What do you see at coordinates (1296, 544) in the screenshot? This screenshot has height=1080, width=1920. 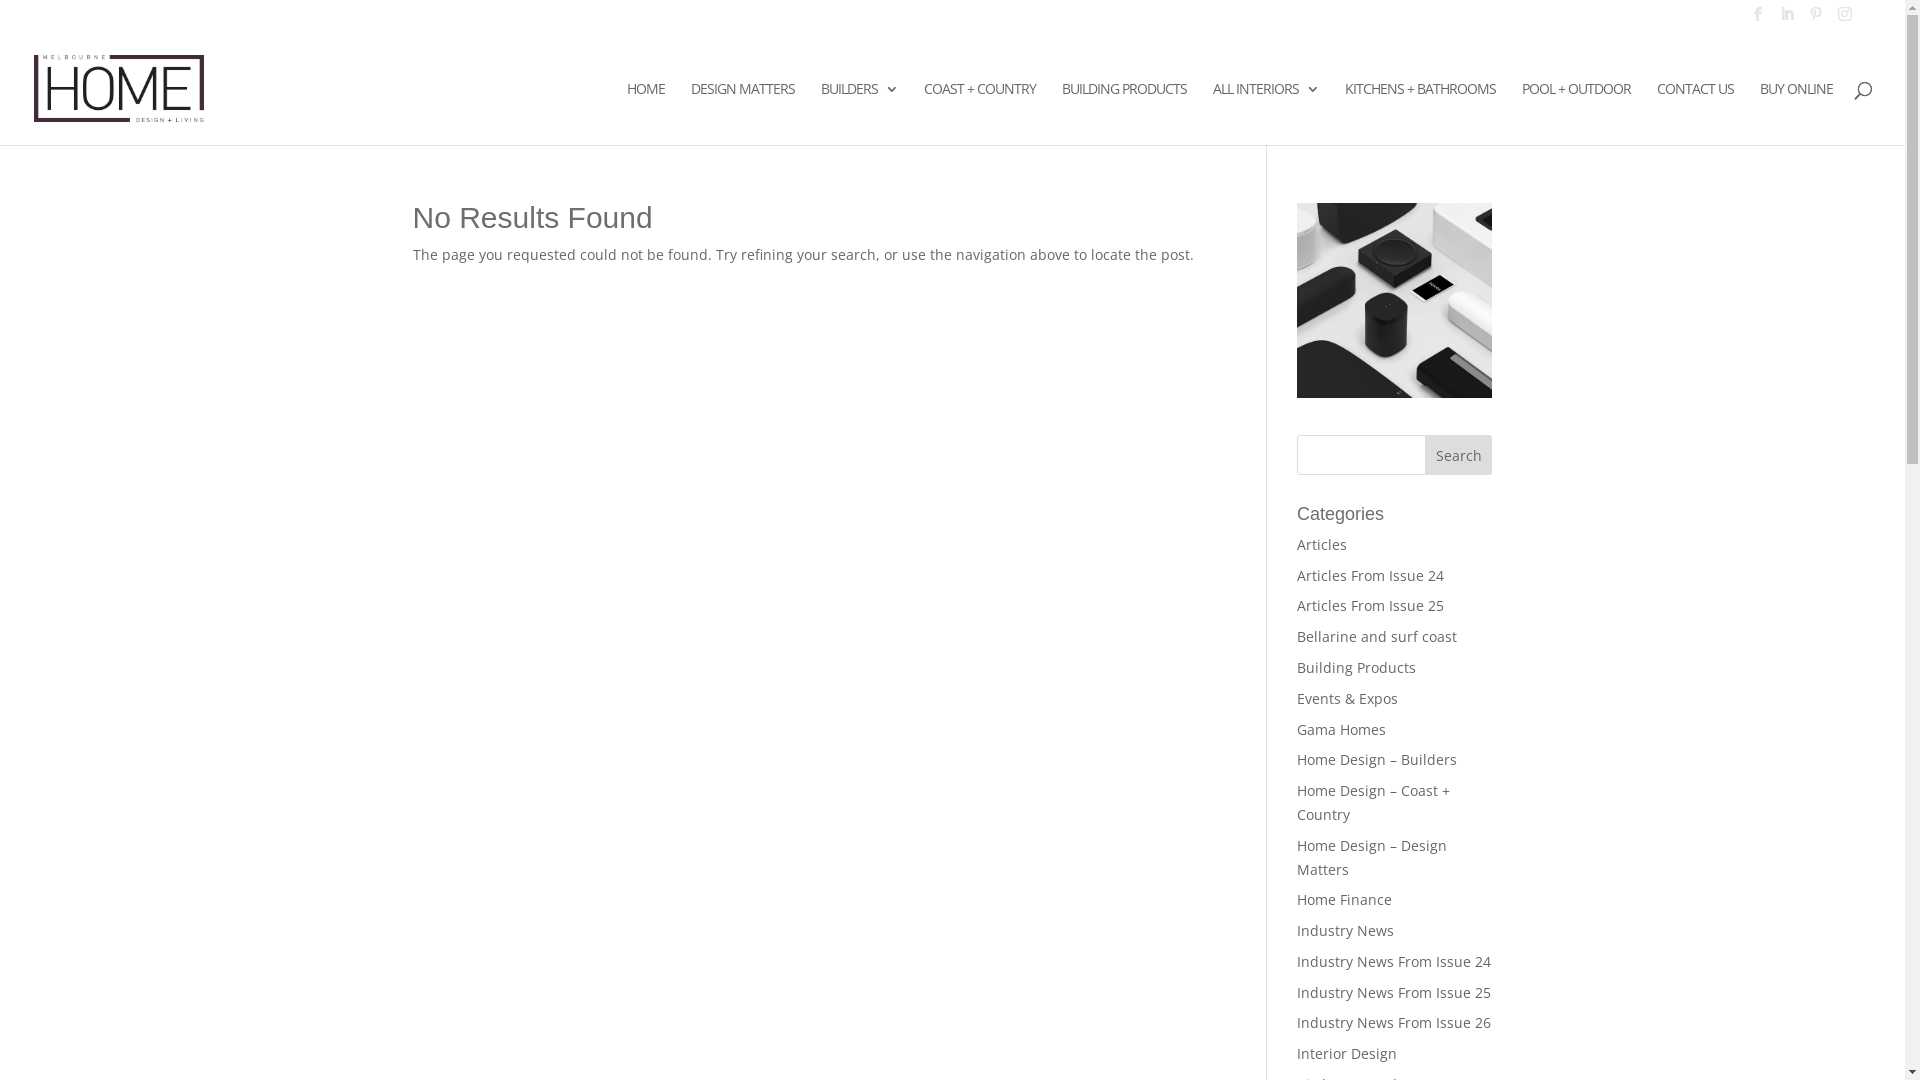 I see `'Articles'` at bounding box center [1296, 544].